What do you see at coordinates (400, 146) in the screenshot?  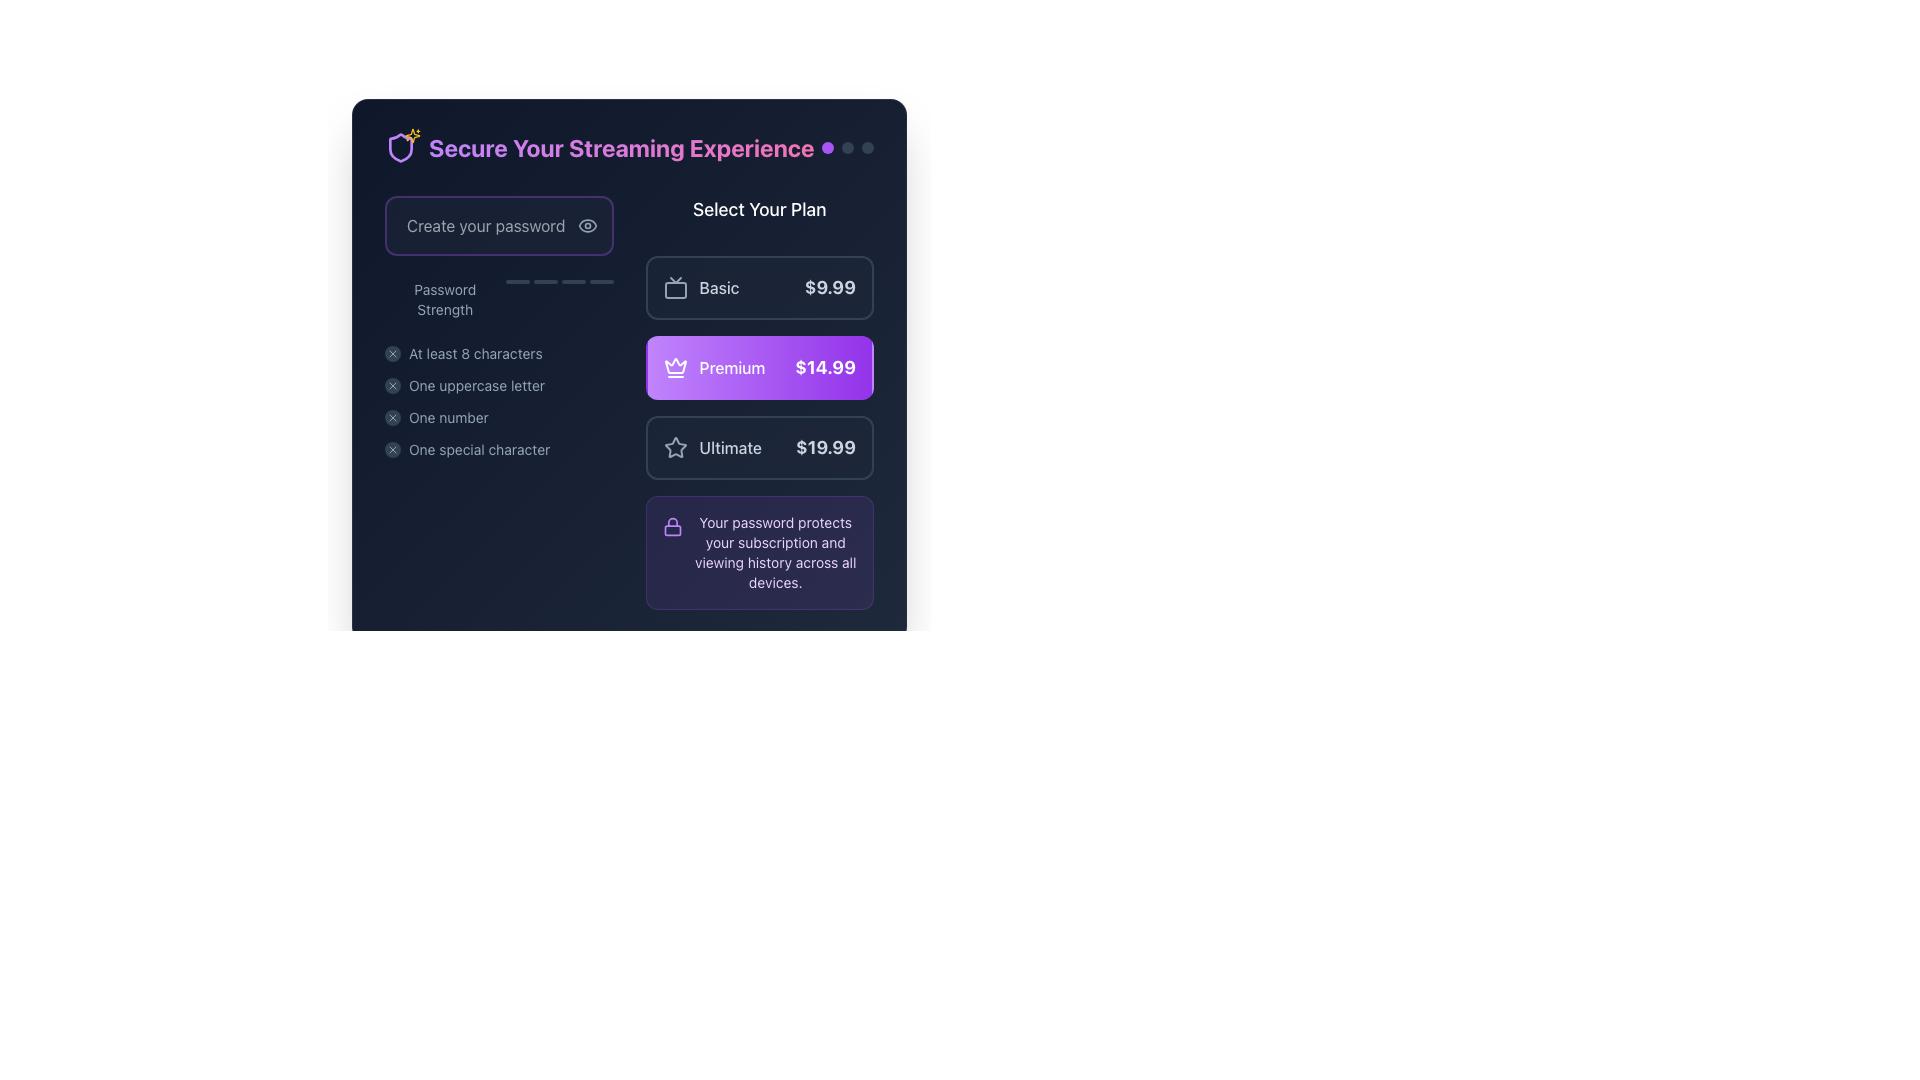 I see `security icon located to the left of the 'Secure Your Streaming Experience' text for aesthetic details` at bounding box center [400, 146].